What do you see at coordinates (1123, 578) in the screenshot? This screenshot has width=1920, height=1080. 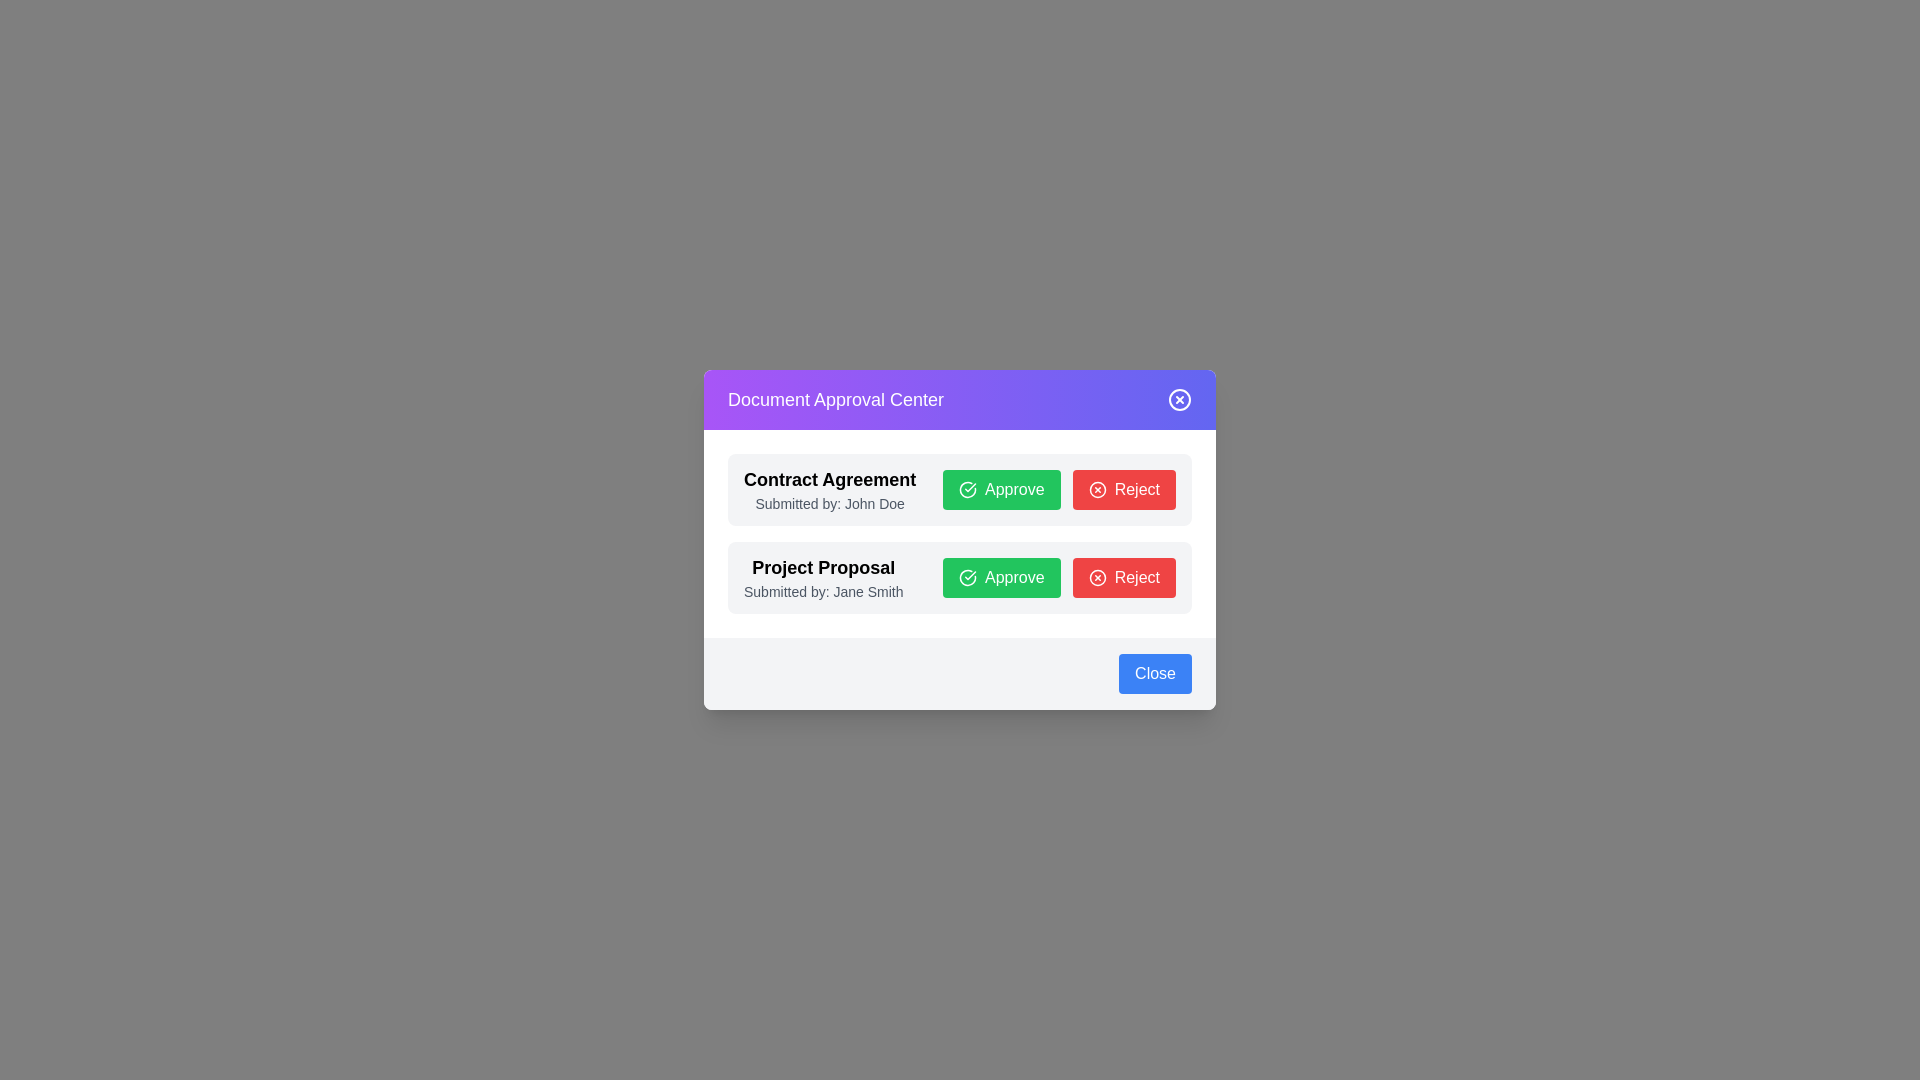 I see `the red 'Reject' button located at the bottom-right of the 'Project Proposal' modal to reject the proposal` at bounding box center [1123, 578].